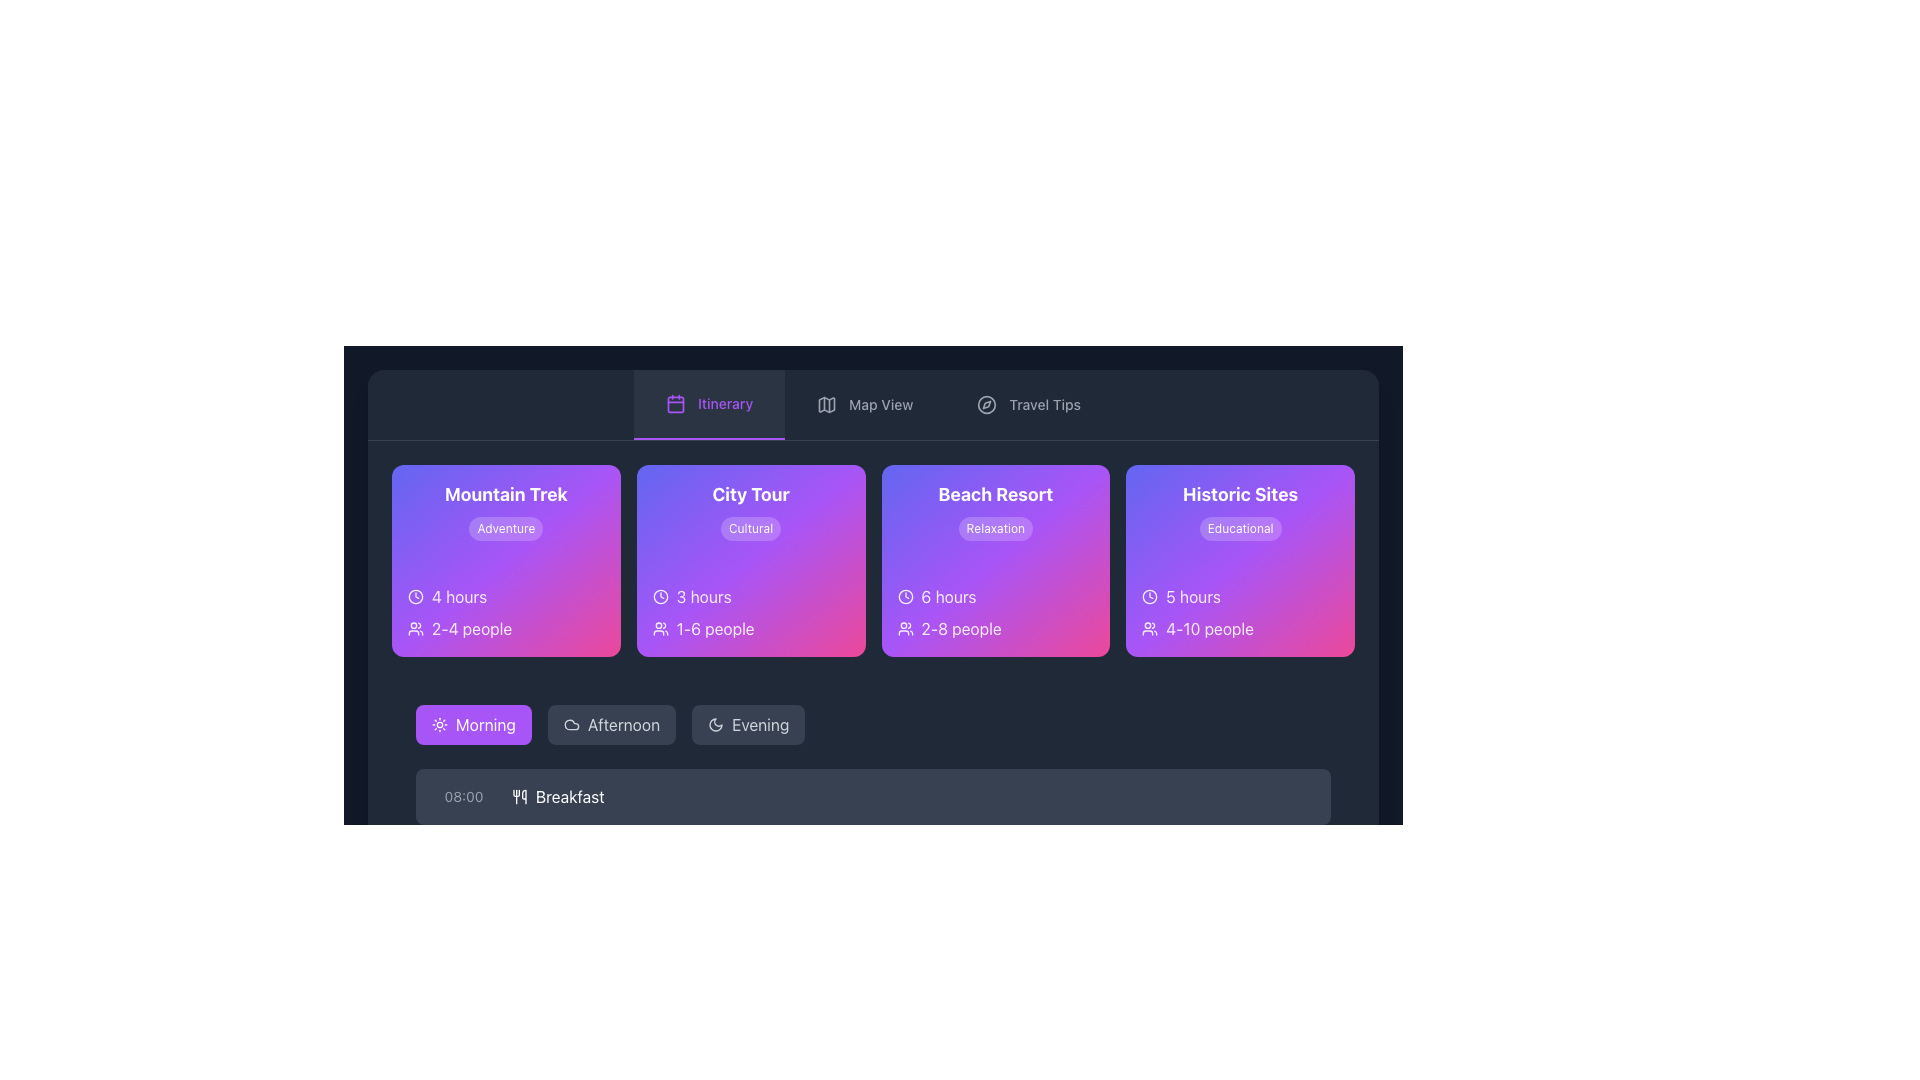 The width and height of the screenshot is (1920, 1080). I want to click on the 'Morning' button located at the far left of the button group, so click(472, 725).